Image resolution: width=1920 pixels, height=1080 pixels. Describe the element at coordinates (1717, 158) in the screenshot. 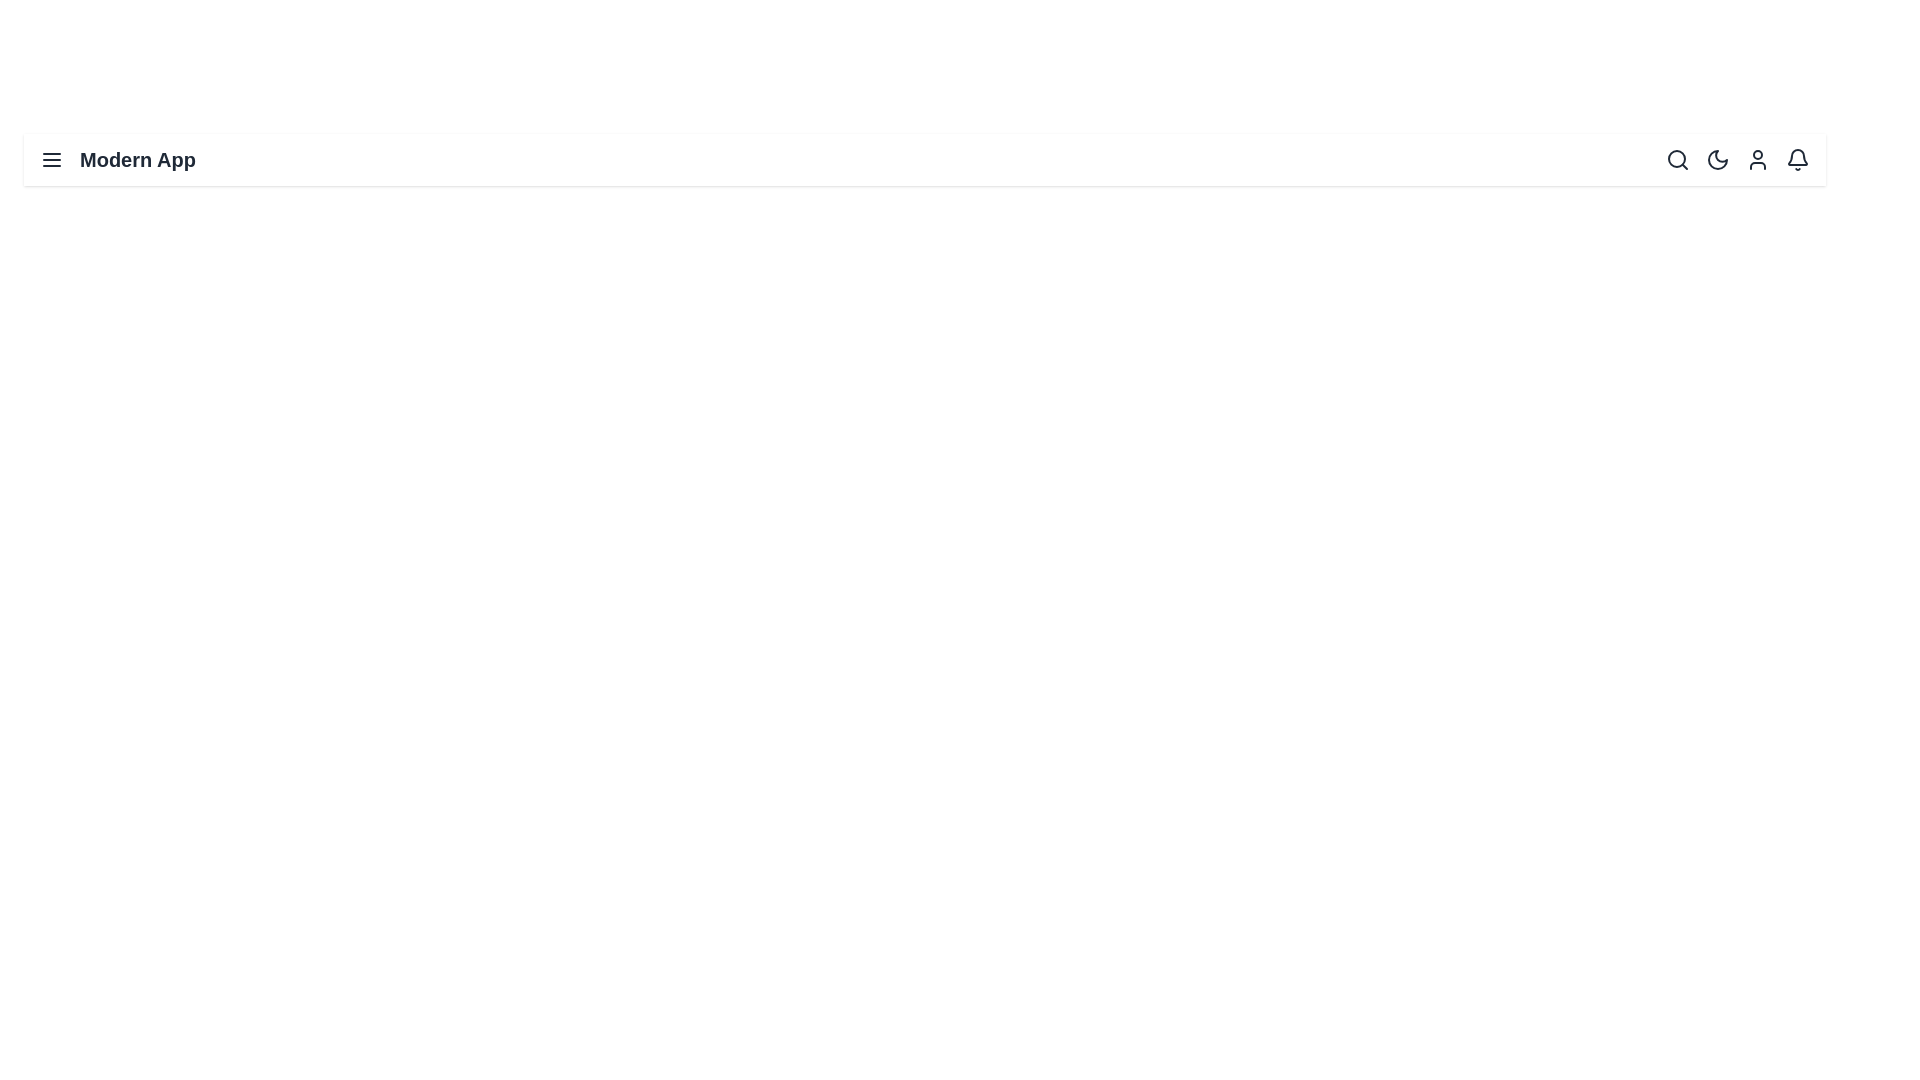

I see `the sun/moon toggle button to switch between dark mode and light mode` at that location.